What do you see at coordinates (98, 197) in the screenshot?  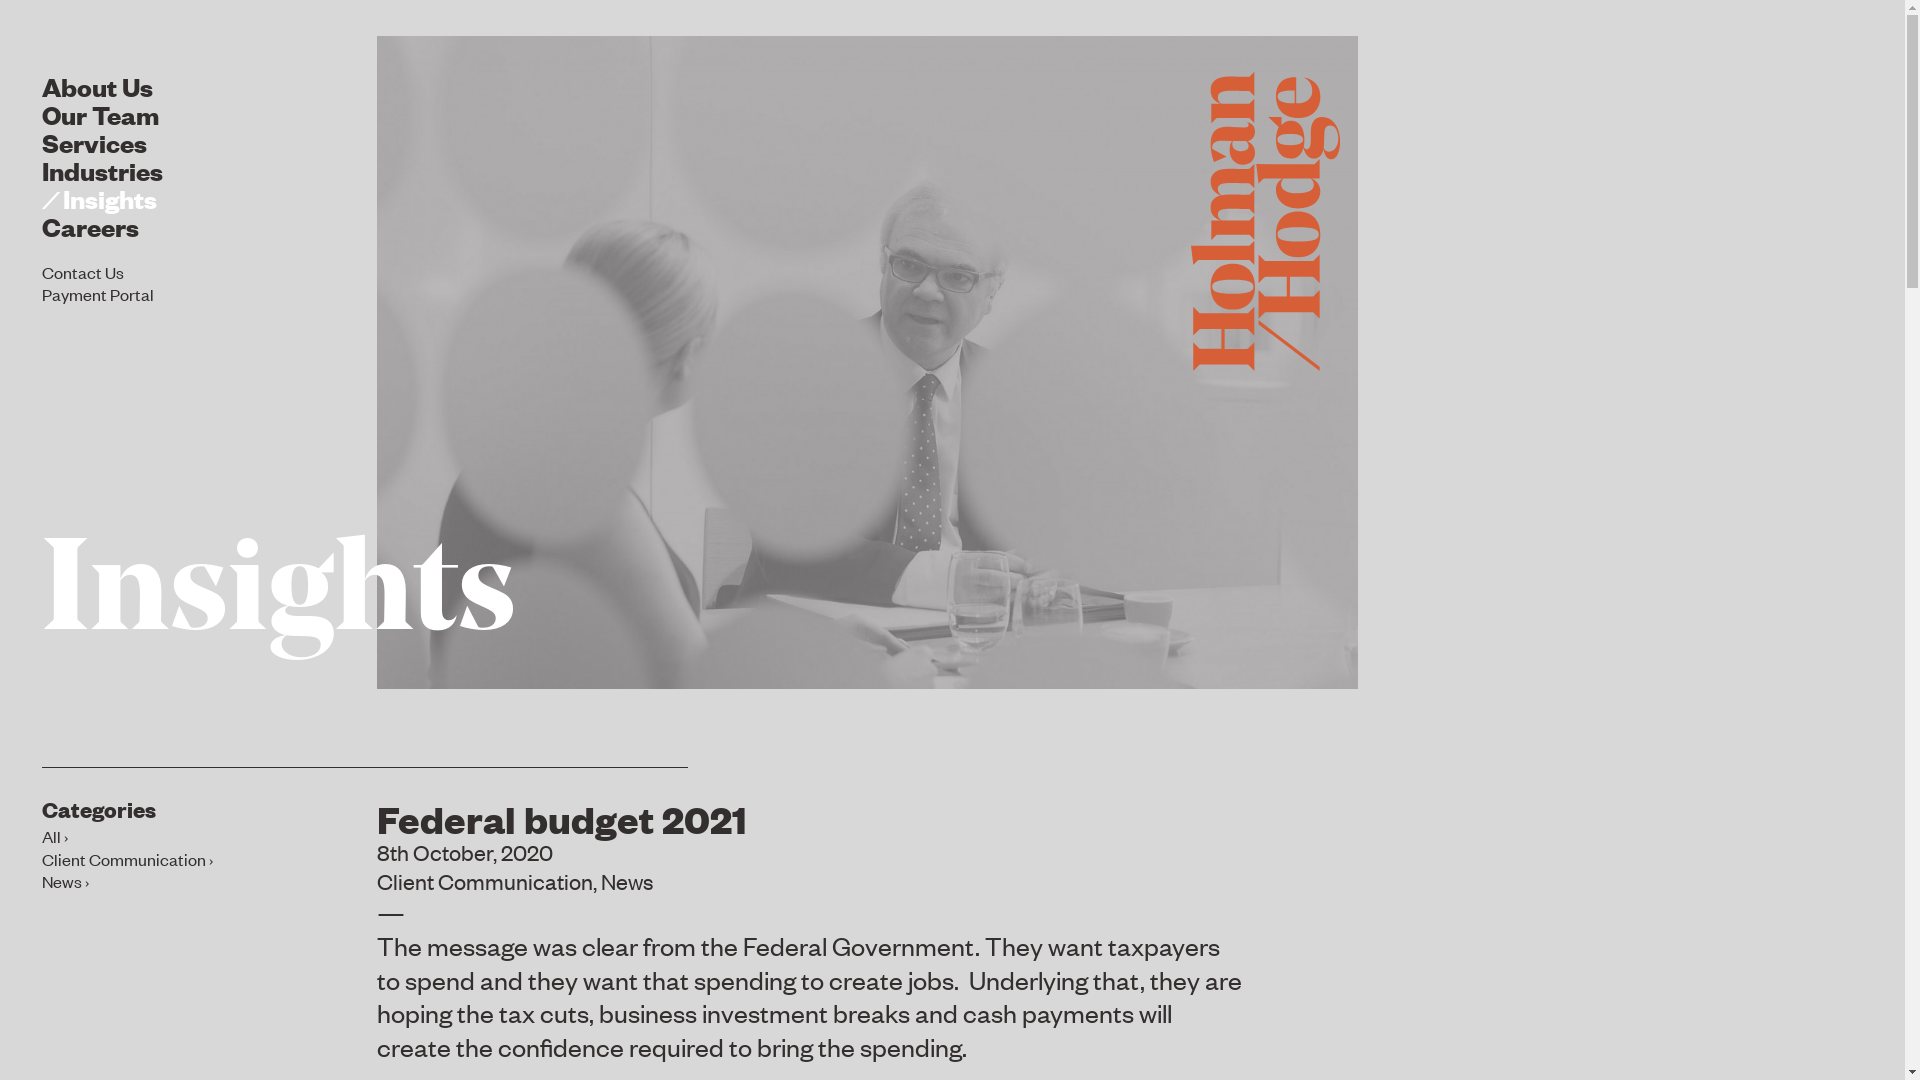 I see `'Insights'` at bounding box center [98, 197].